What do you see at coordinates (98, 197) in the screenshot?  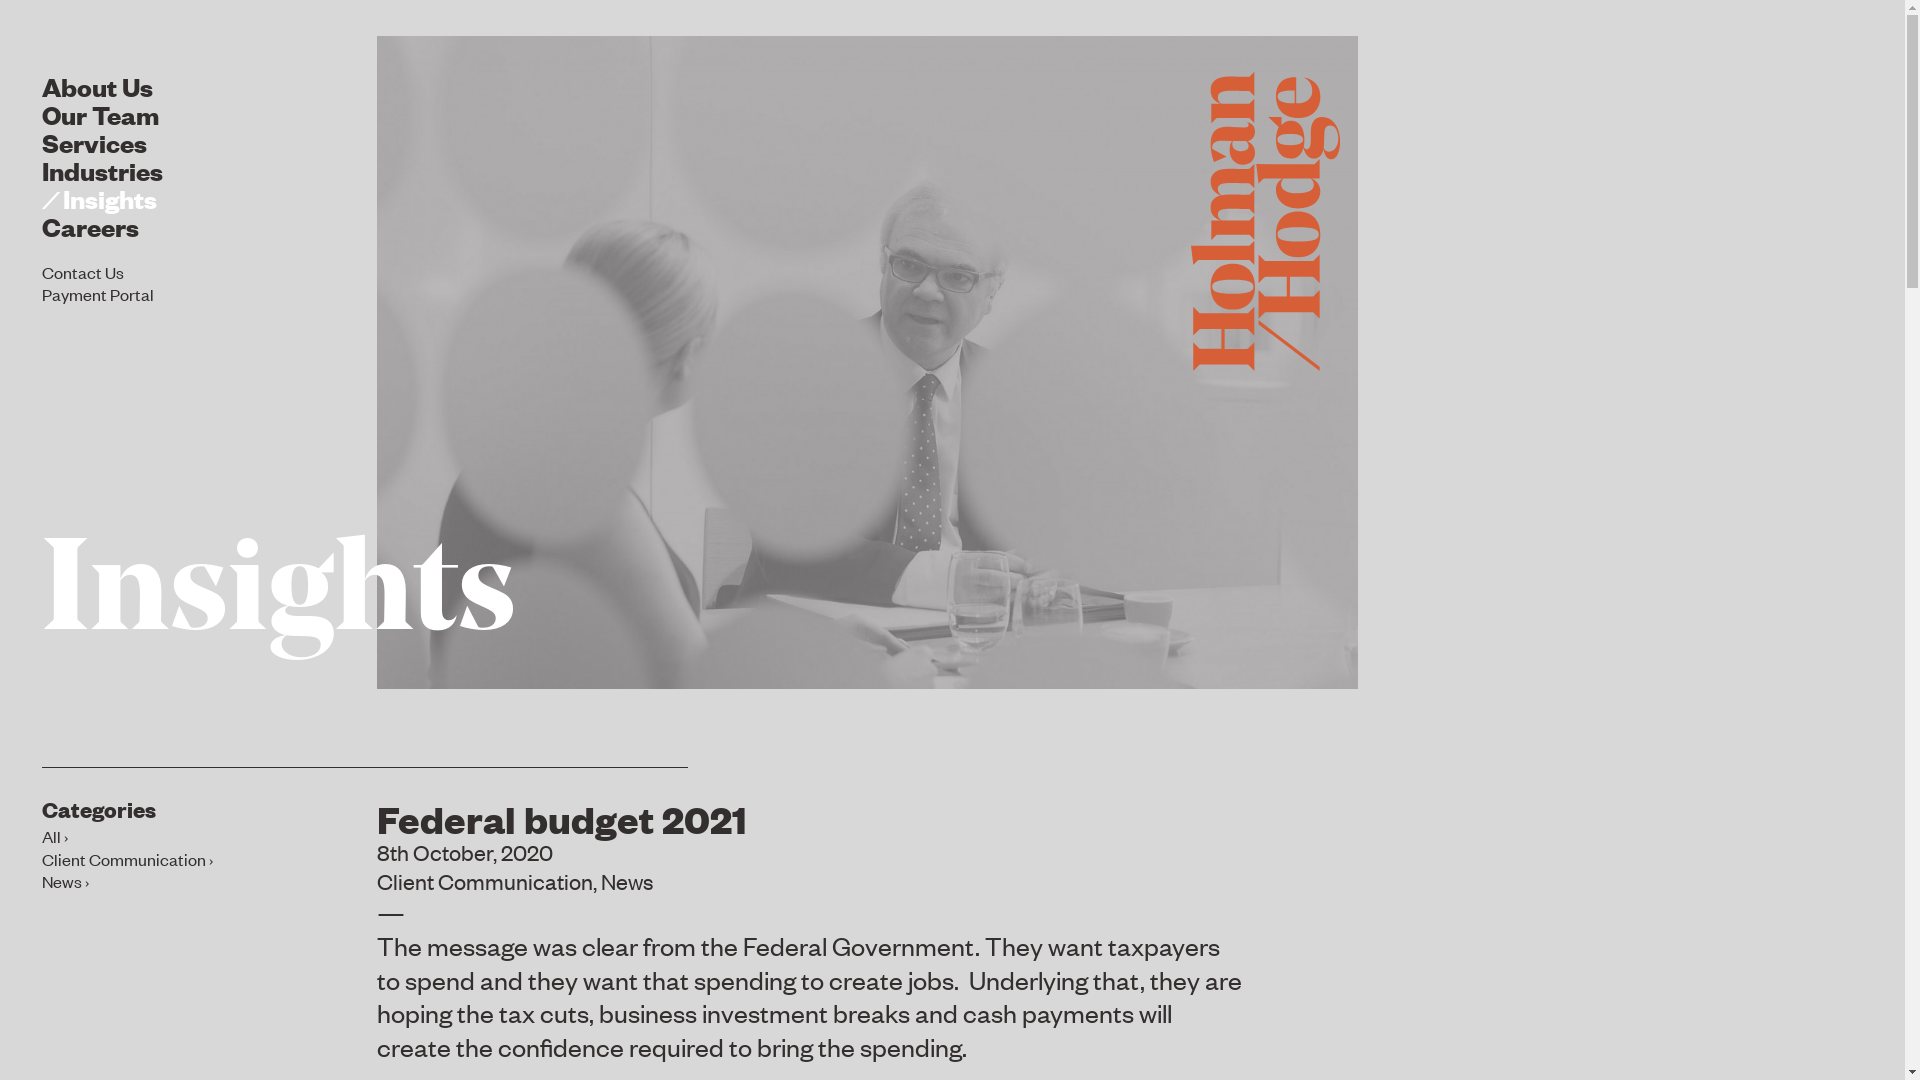 I see `'Insights'` at bounding box center [98, 197].